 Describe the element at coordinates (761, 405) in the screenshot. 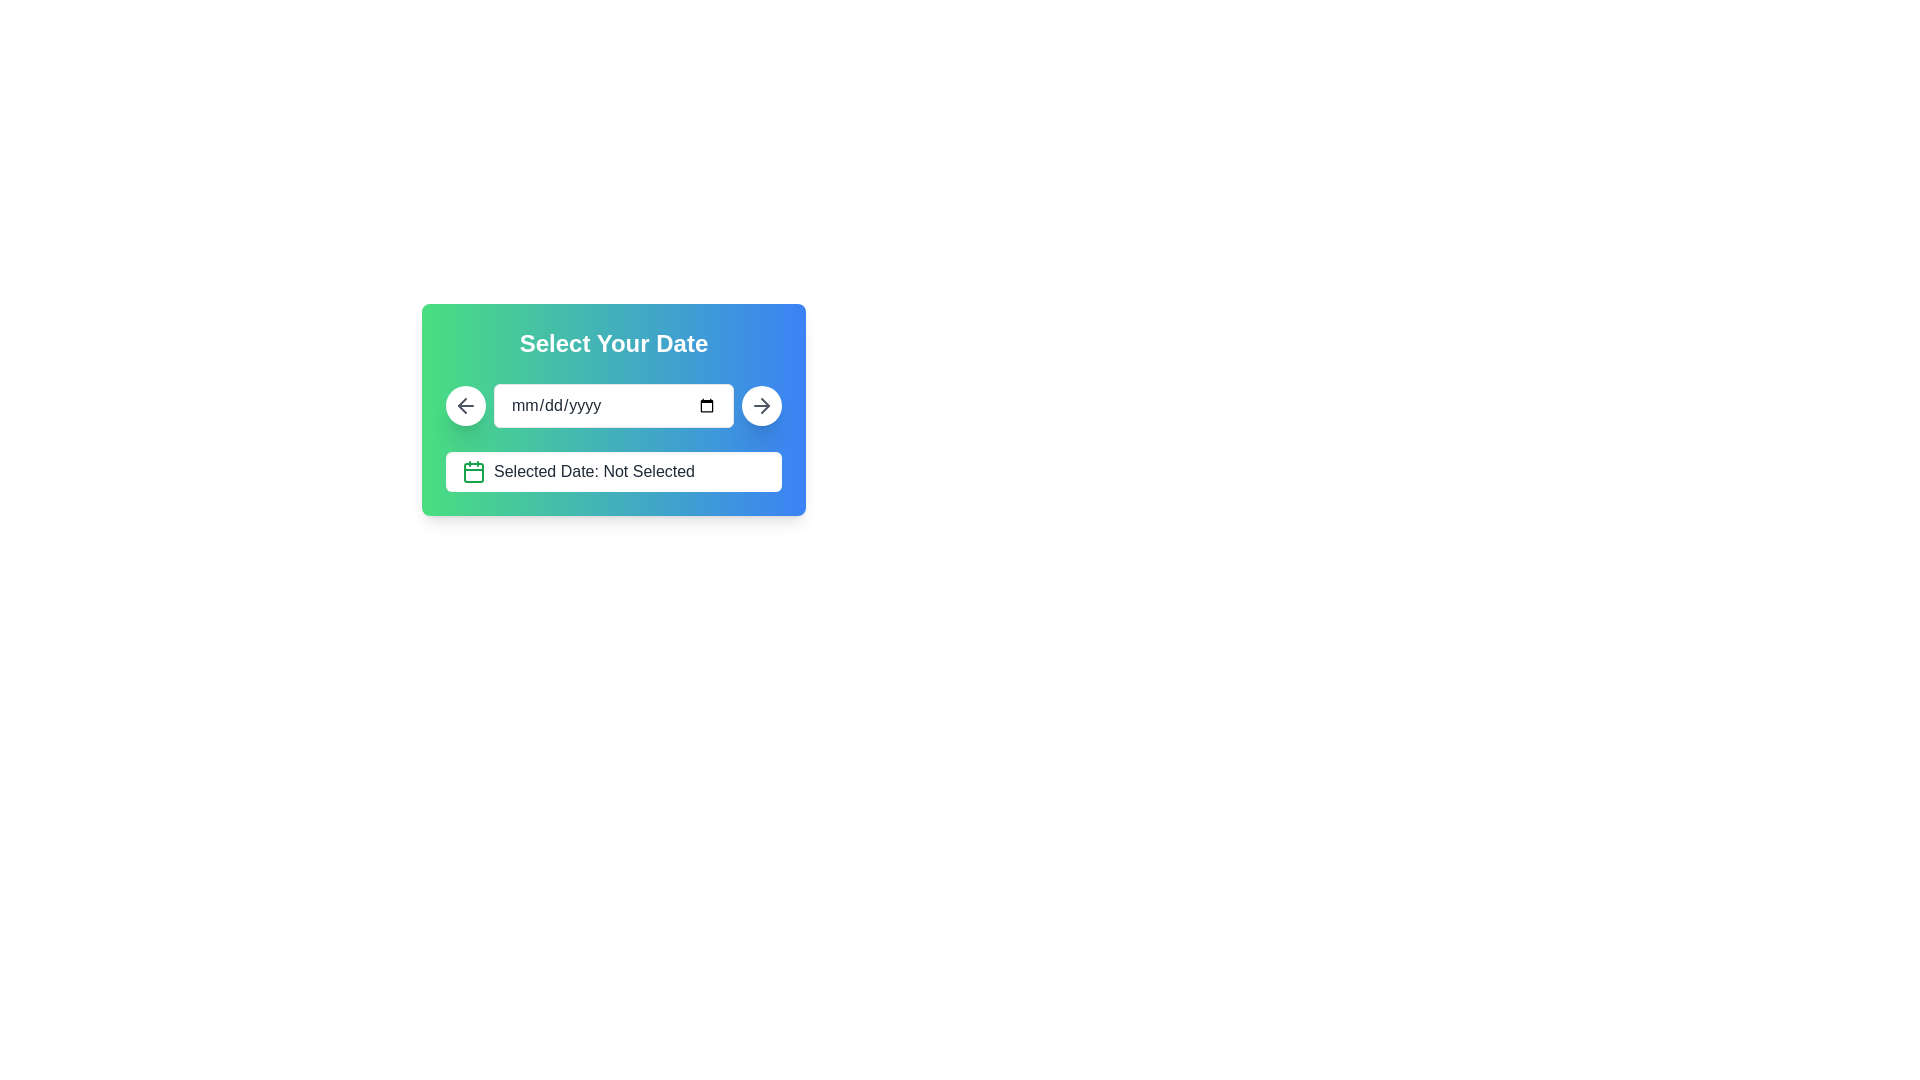

I see `the navigation button located at the right-most position next to the date input field` at that location.